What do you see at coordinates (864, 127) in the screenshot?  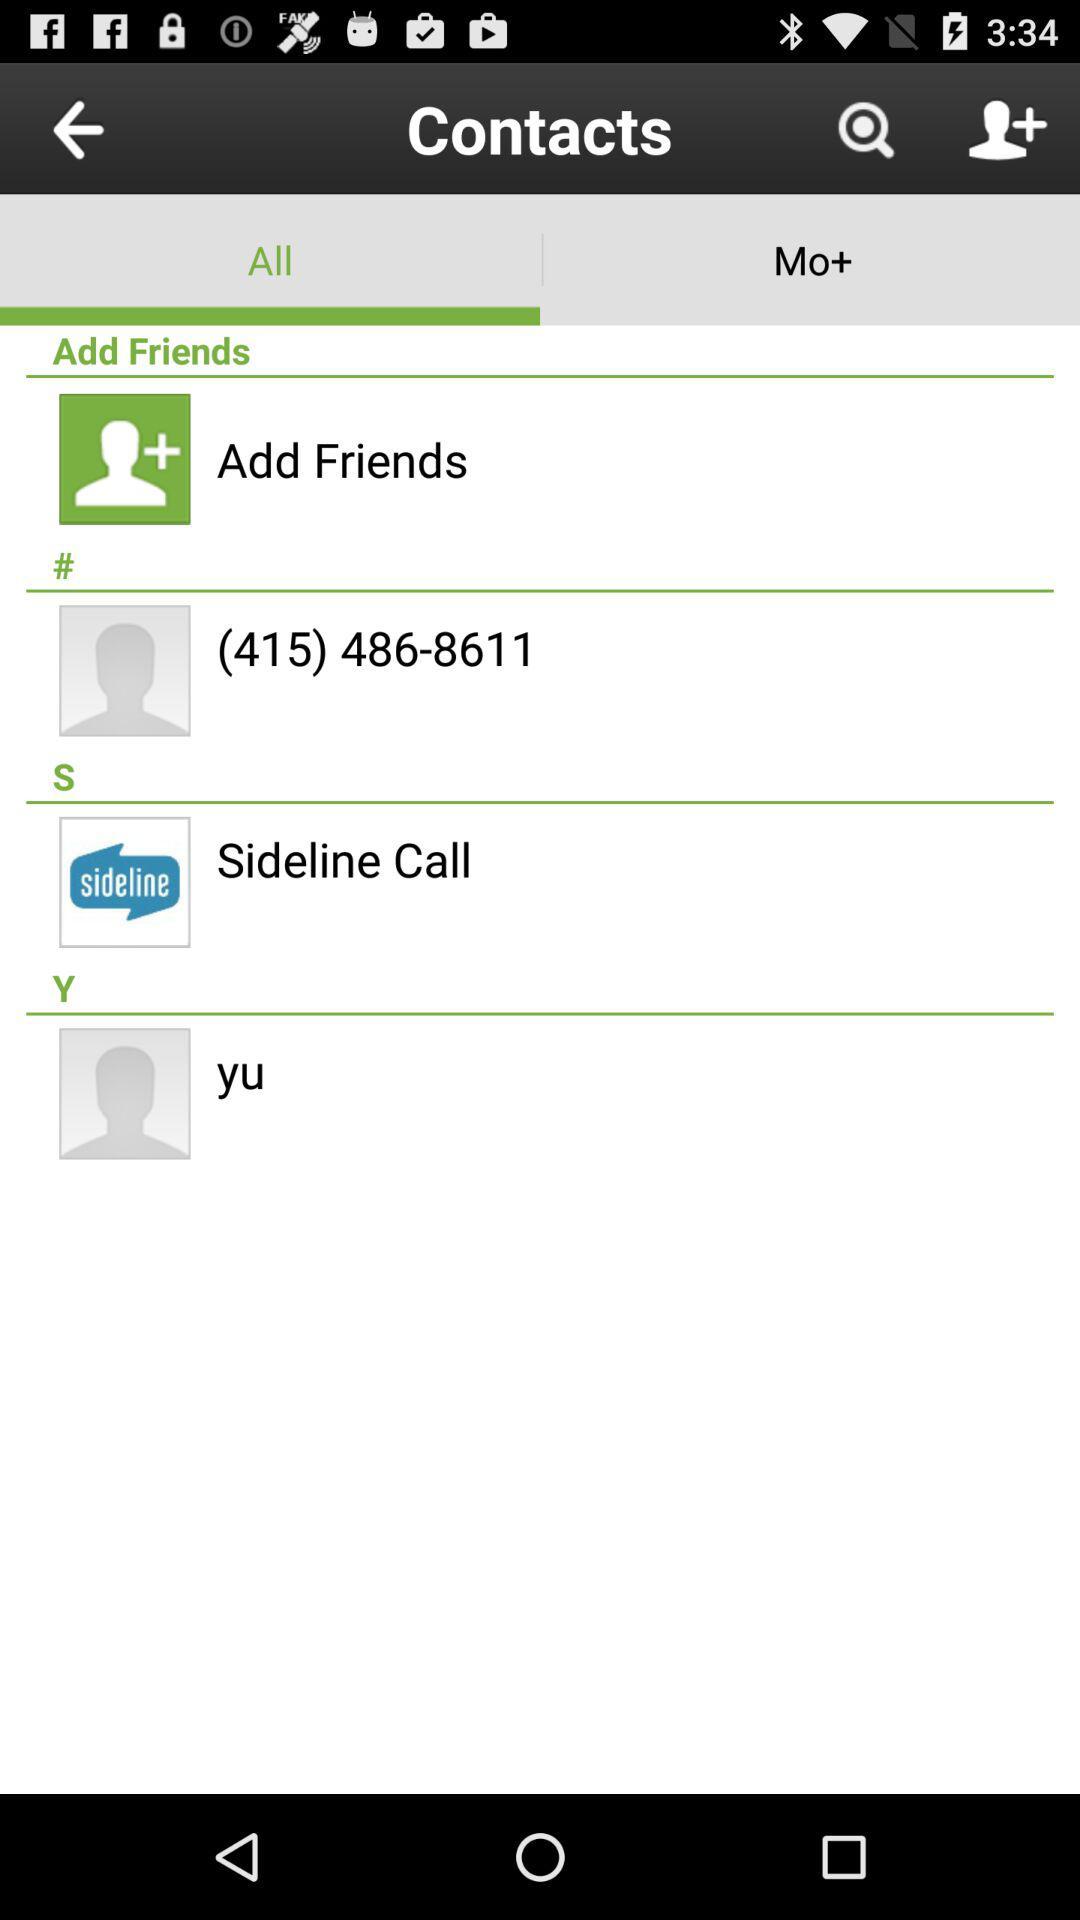 I see `search` at bounding box center [864, 127].